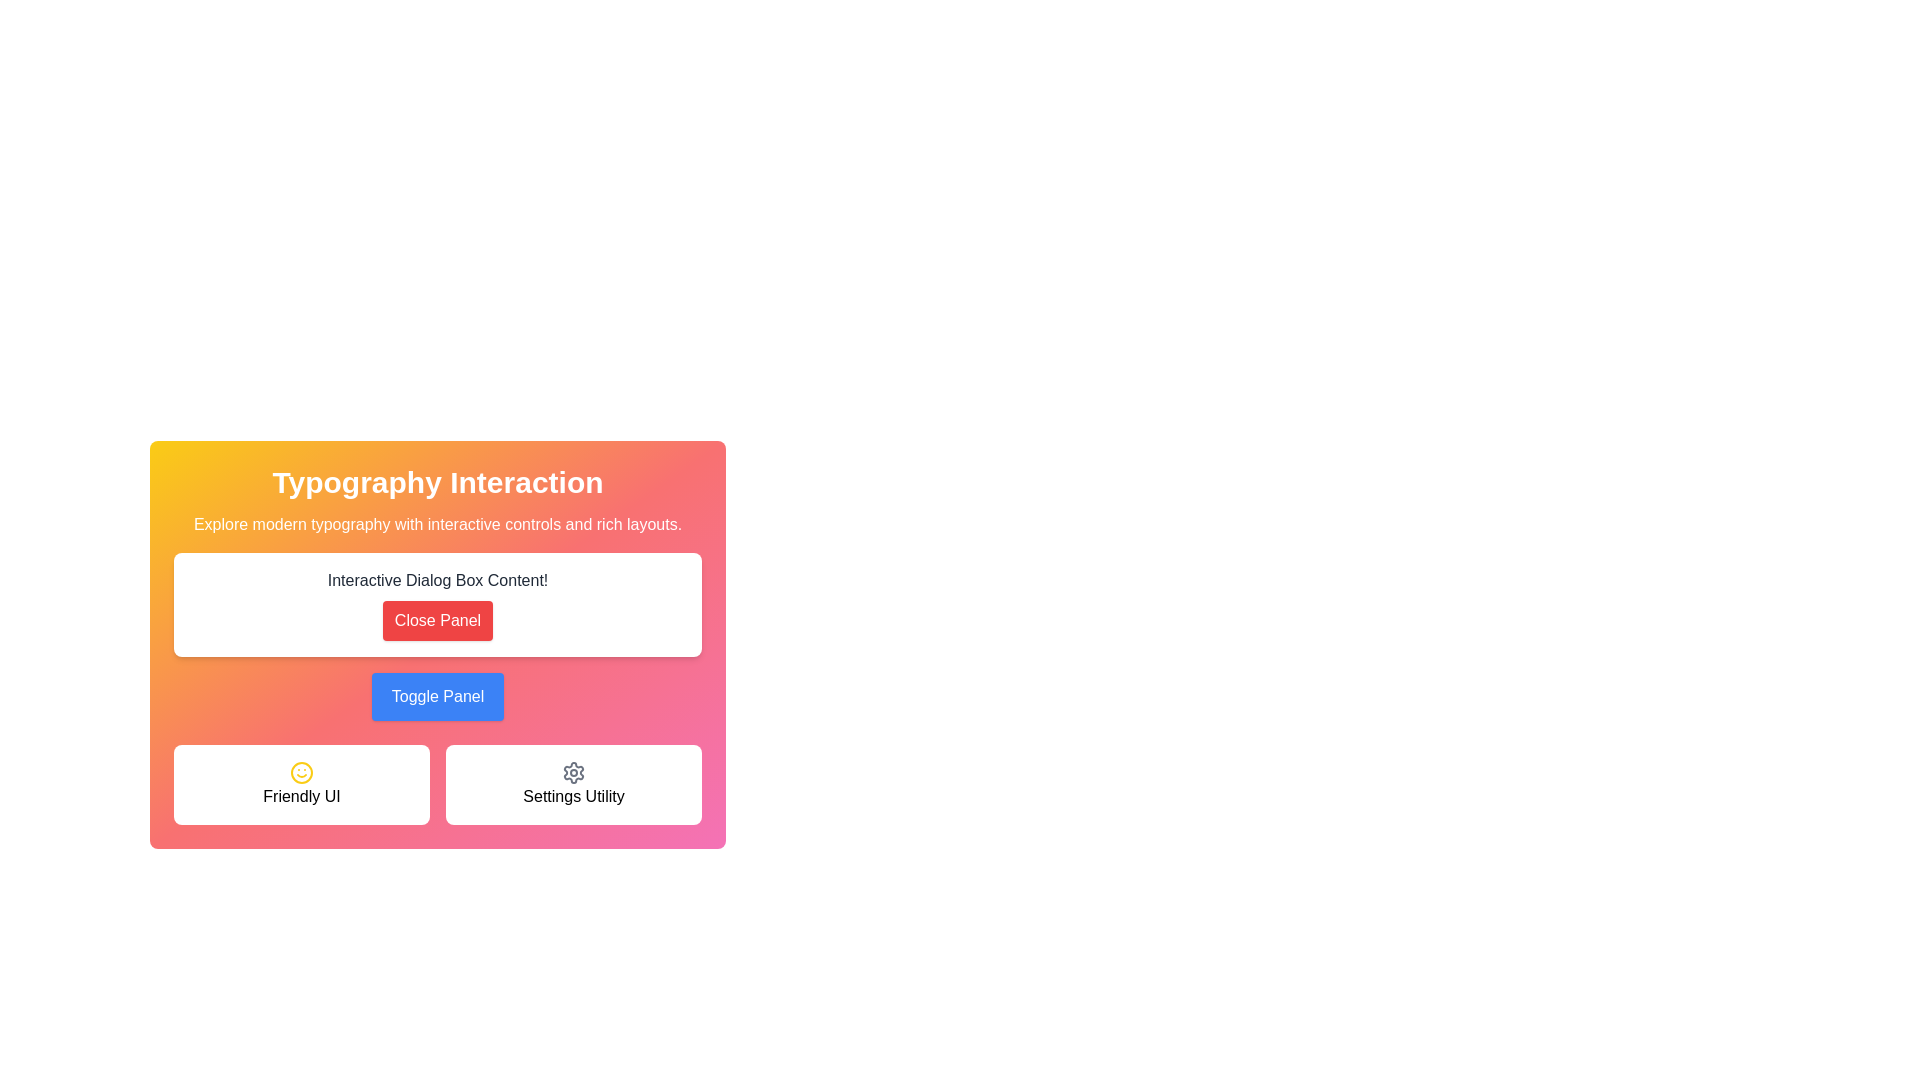 The width and height of the screenshot is (1920, 1080). I want to click on the gear-like settings icon, which is gray and located in the bottom-right corner of the 'Settings Utility' card, positioned above the text label 'Settings Utility', so click(573, 771).